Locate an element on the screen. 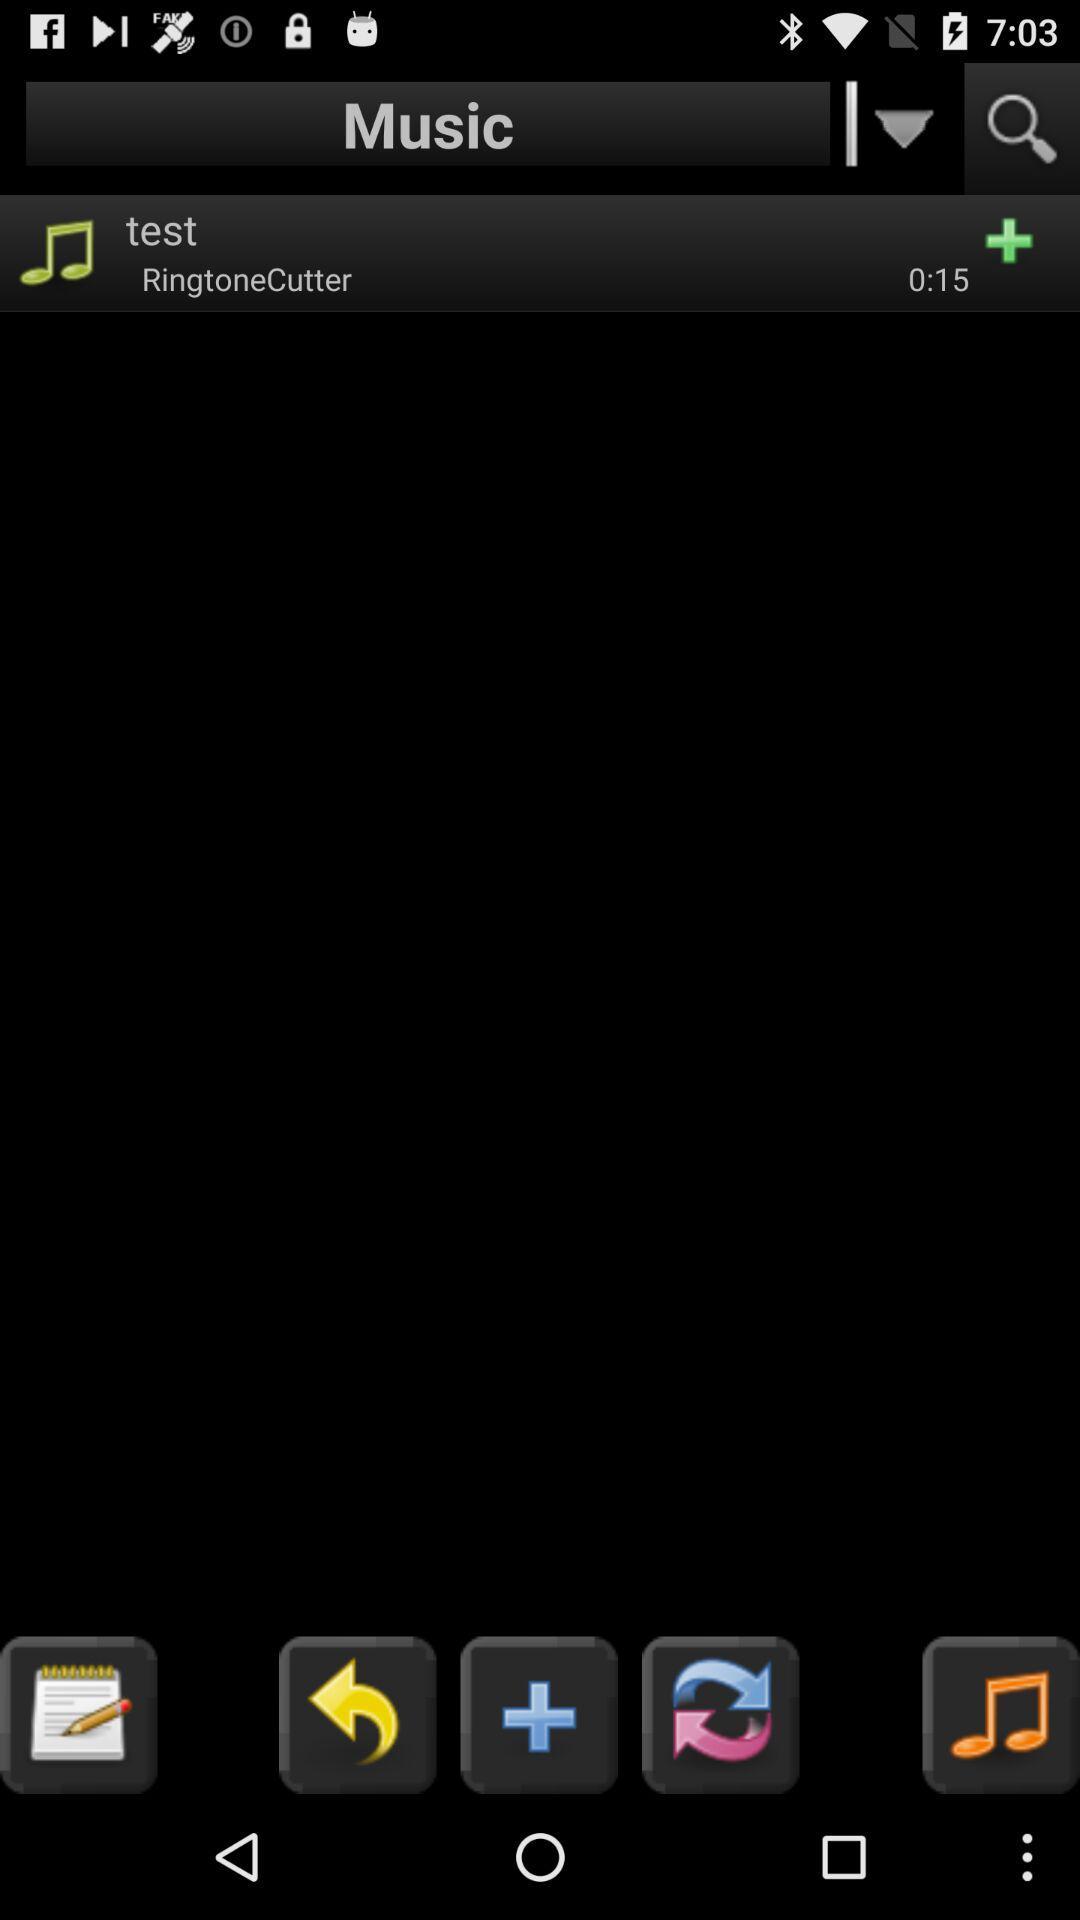  the reply icon is located at coordinates (356, 1835).